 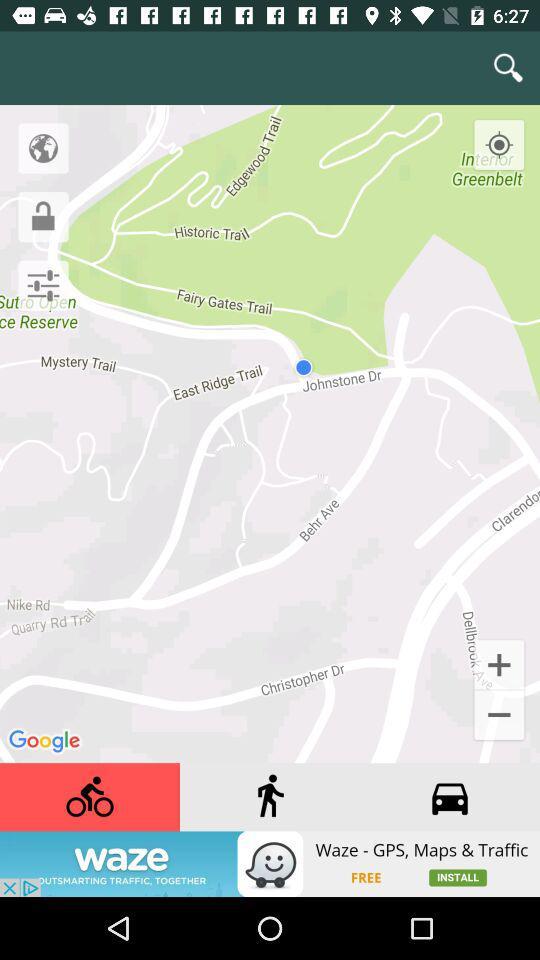 I want to click on the zoom_out icon, so click(x=498, y=701).